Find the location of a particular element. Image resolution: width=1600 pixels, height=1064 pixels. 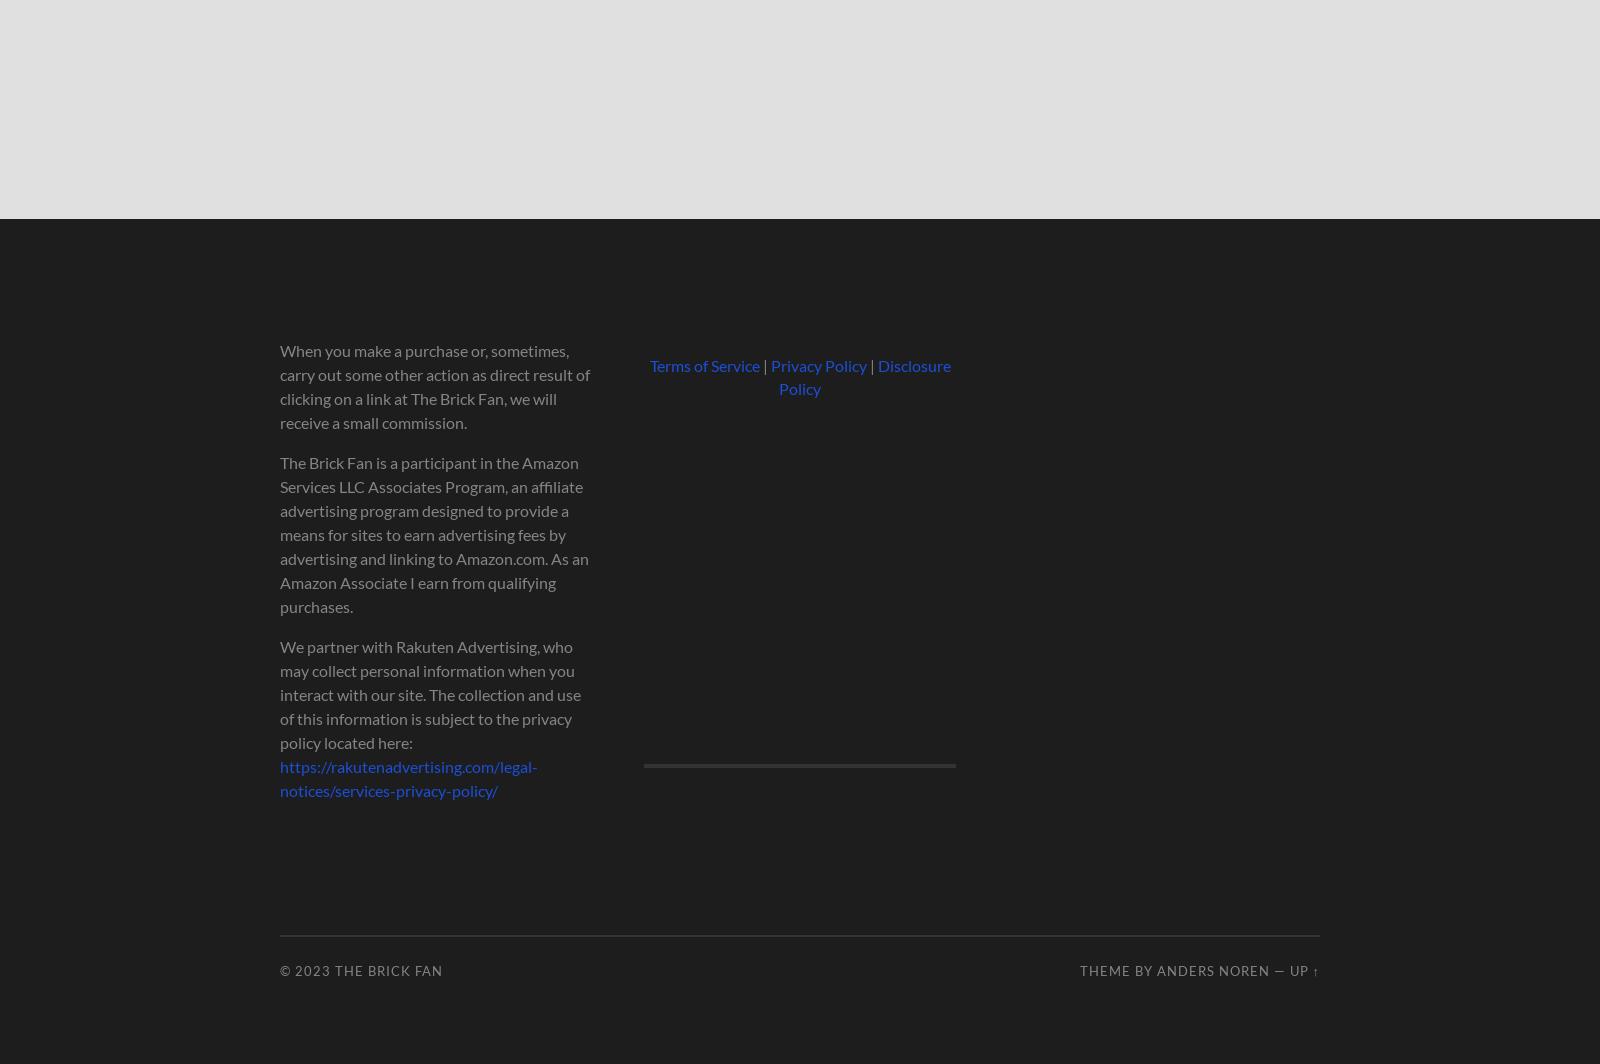

'Theme by' is located at coordinates (1117, 970).